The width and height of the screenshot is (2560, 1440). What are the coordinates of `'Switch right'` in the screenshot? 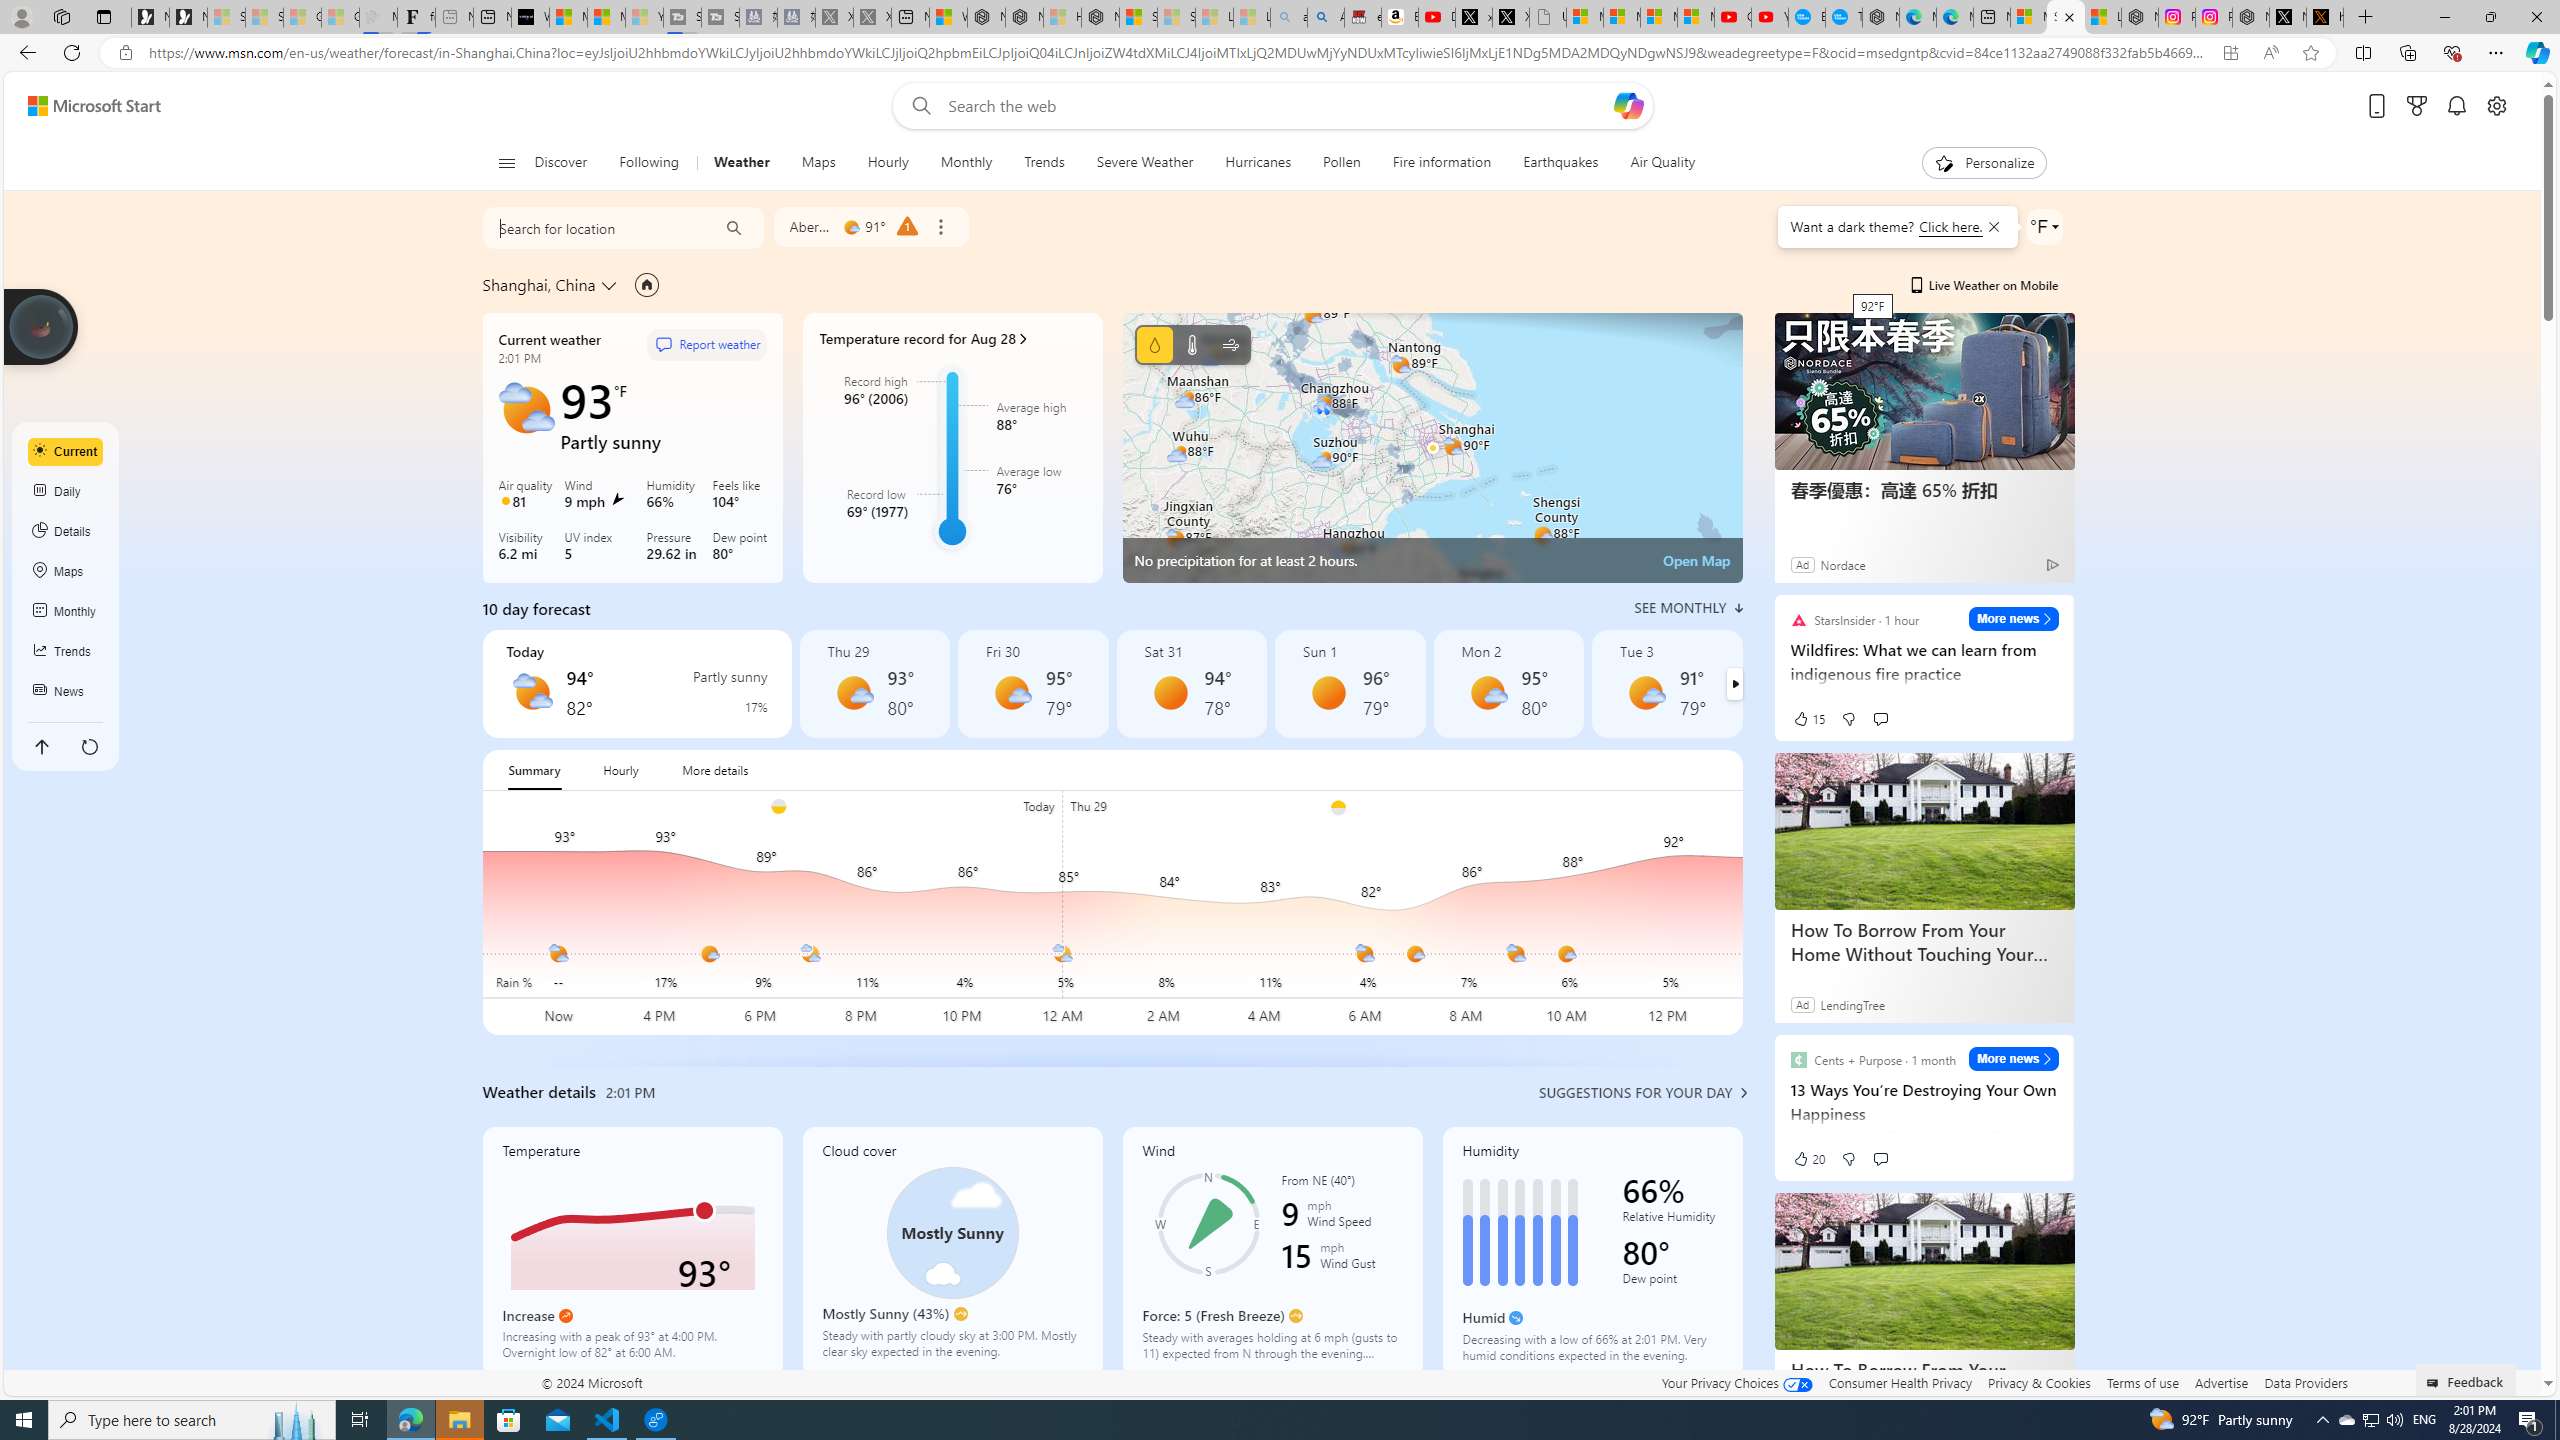 It's located at (1733, 683).